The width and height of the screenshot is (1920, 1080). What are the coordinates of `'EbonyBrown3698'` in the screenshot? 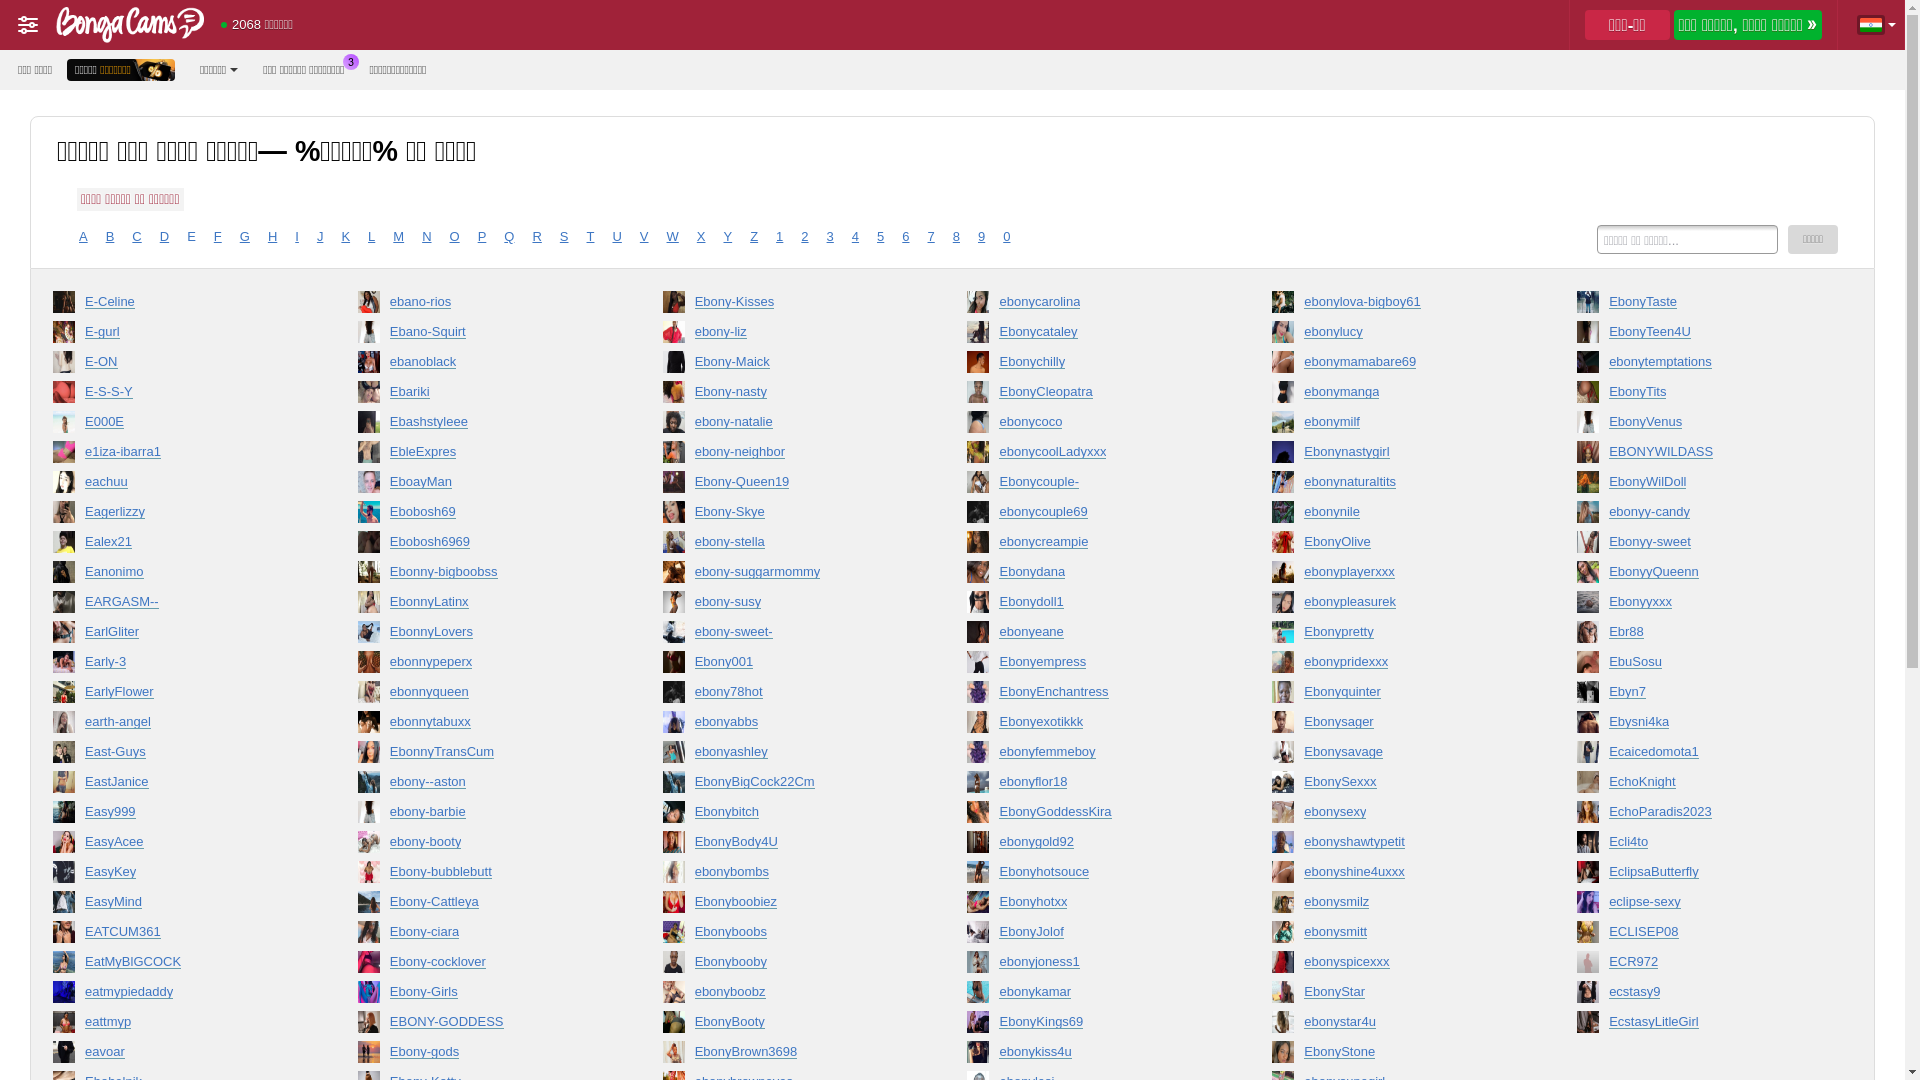 It's located at (662, 1055).